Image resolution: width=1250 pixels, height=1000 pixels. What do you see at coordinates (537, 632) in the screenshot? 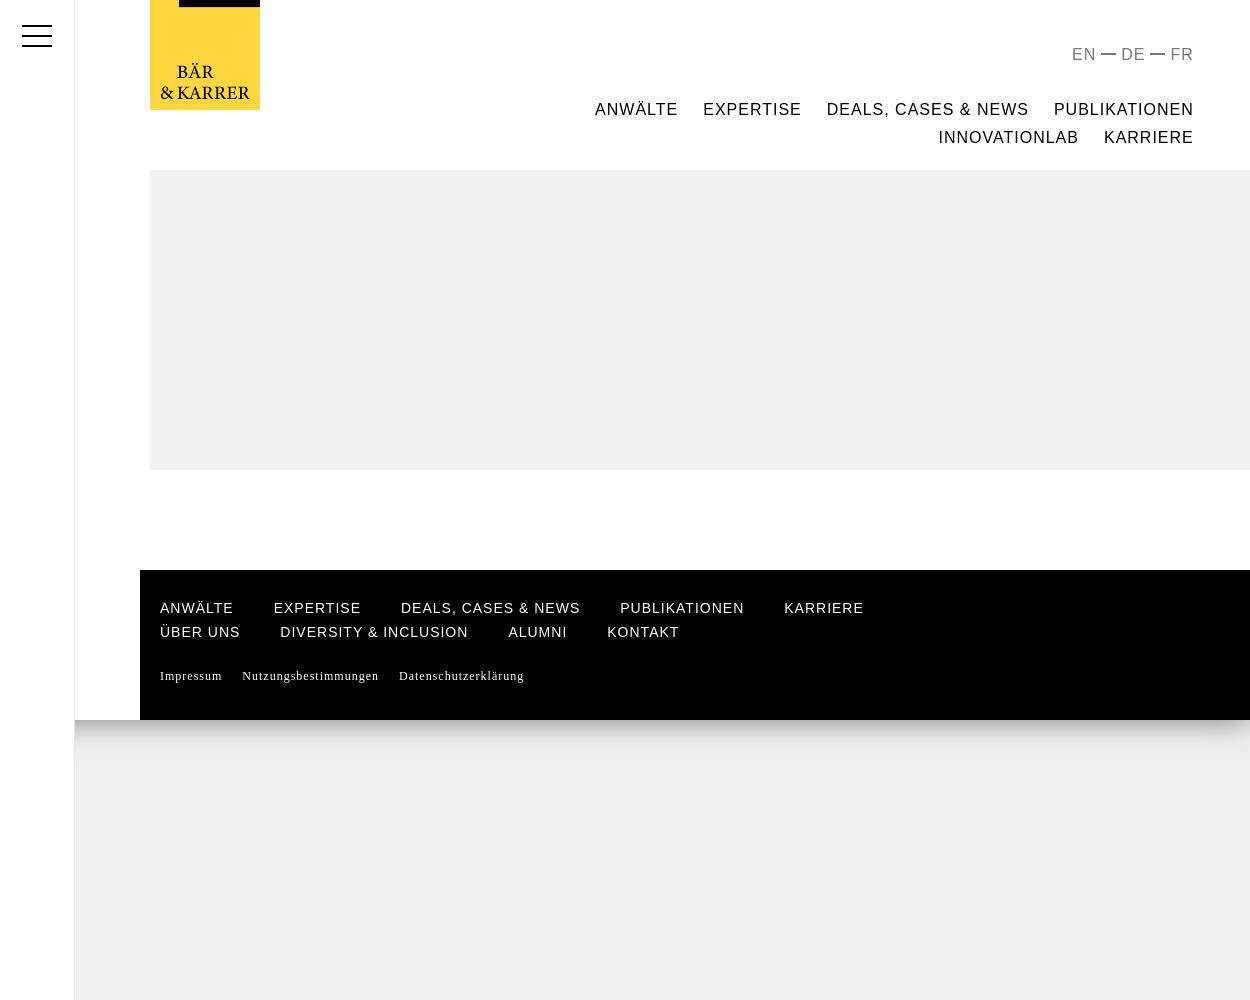
I see `'Alumni'` at bounding box center [537, 632].